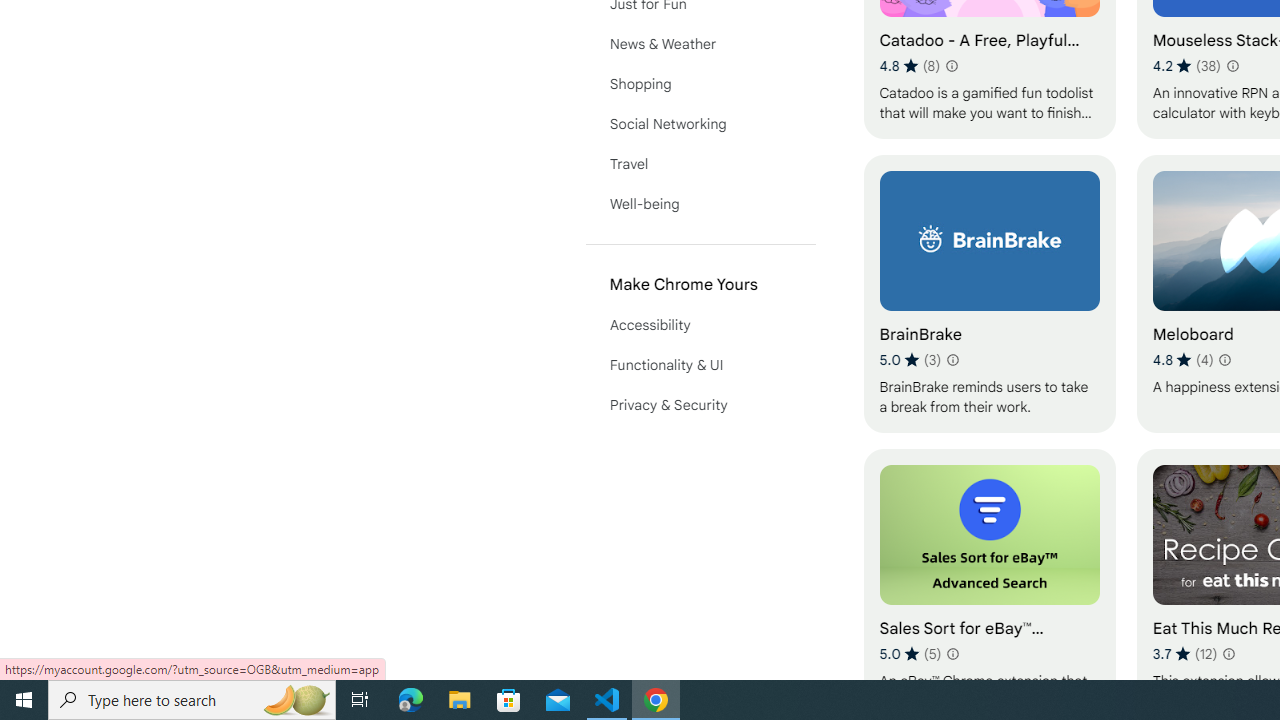 This screenshot has width=1280, height=720. What do you see at coordinates (700, 204) in the screenshot?
I see `'Well-being'` at bounding box center [700, 204].